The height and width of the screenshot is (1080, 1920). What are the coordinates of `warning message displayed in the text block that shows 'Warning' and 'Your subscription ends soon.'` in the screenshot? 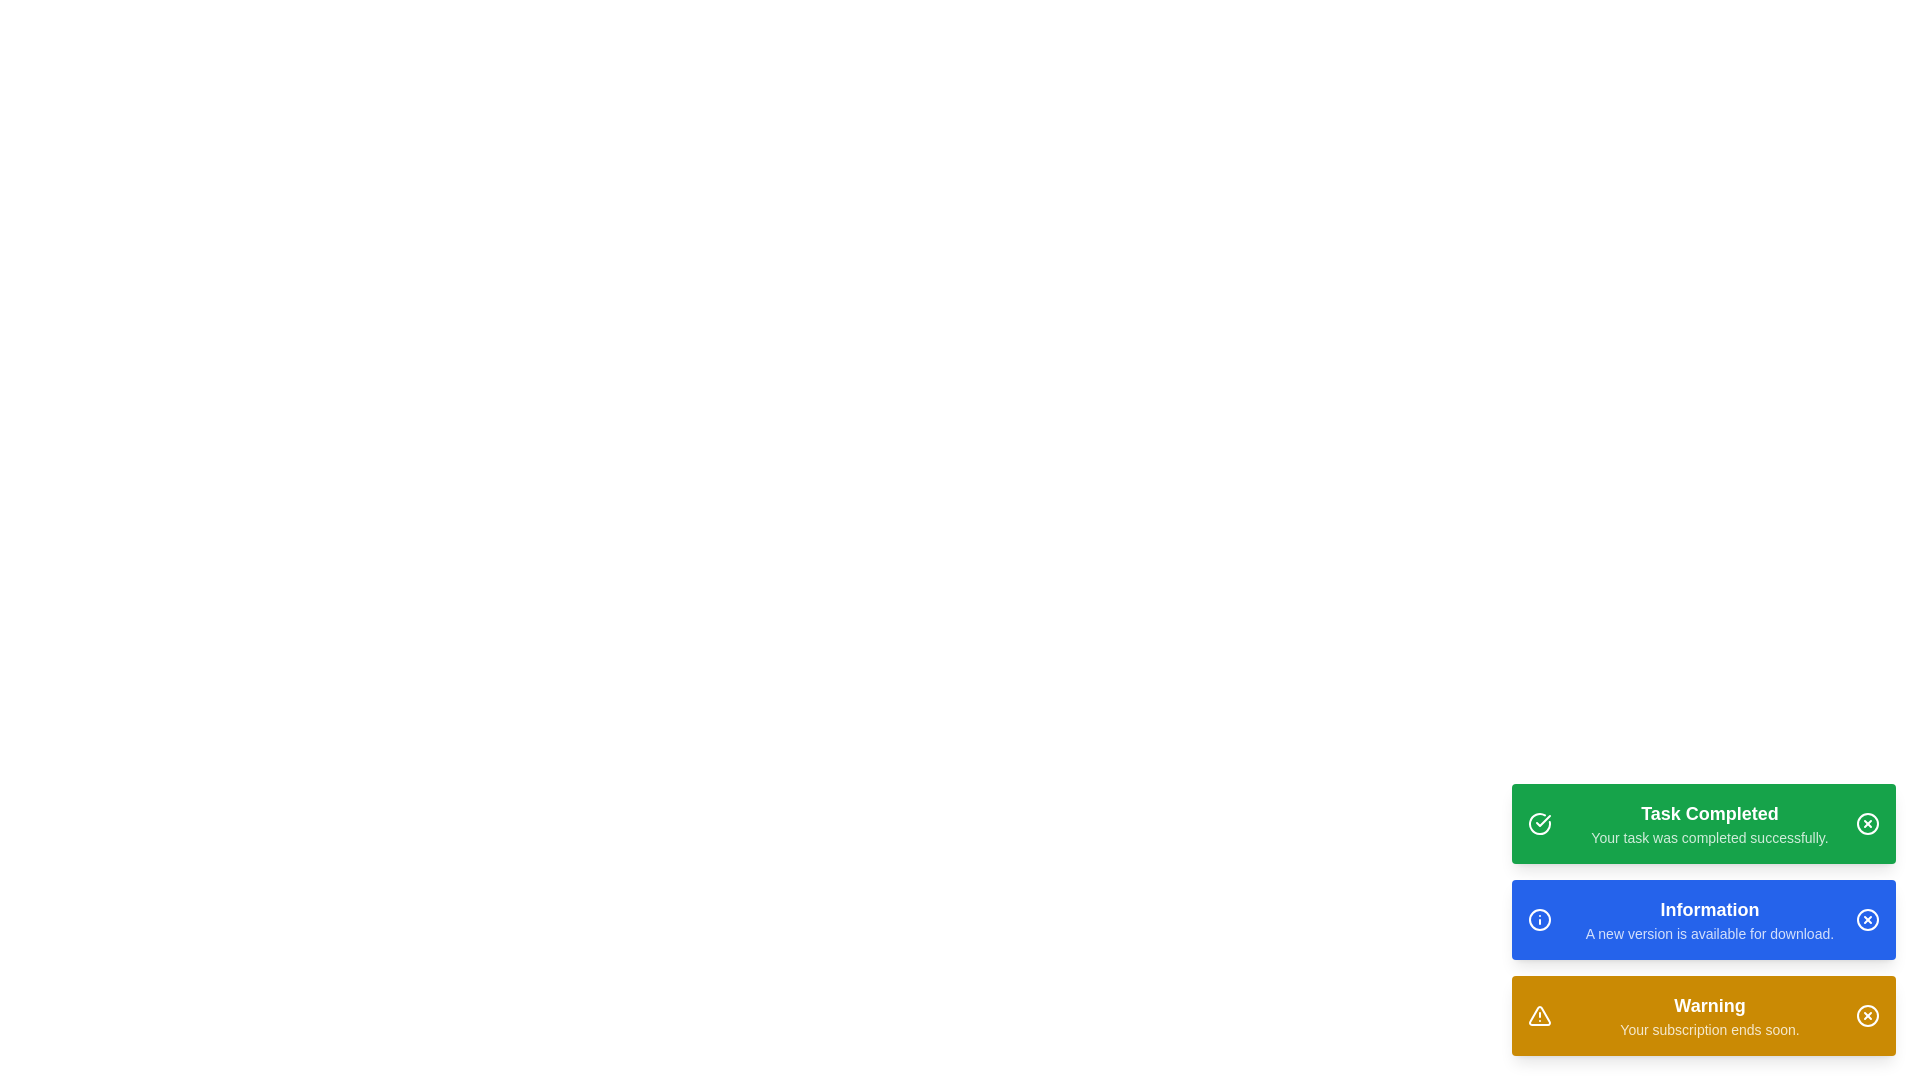 It's located at (1708, 1015).